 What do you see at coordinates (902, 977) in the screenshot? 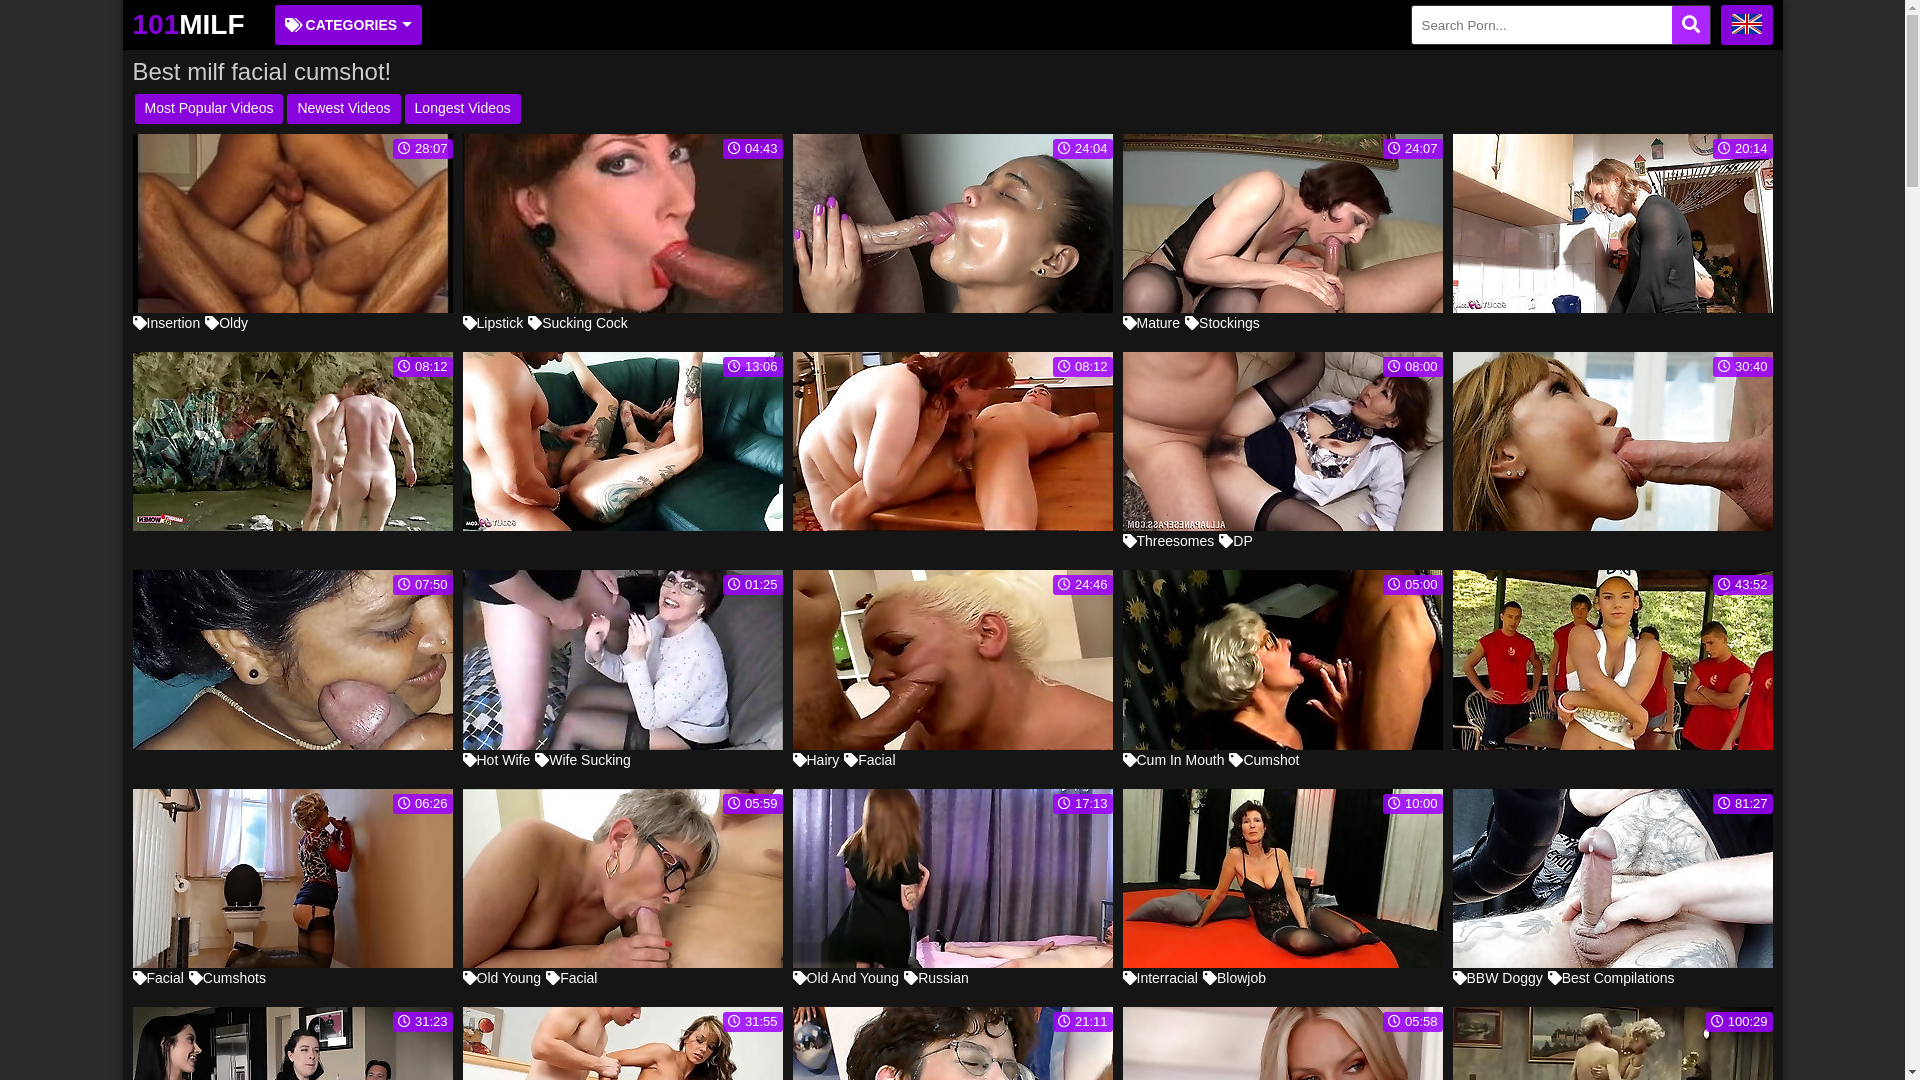
I see `'Russian'` at bounding box center [902, 977].